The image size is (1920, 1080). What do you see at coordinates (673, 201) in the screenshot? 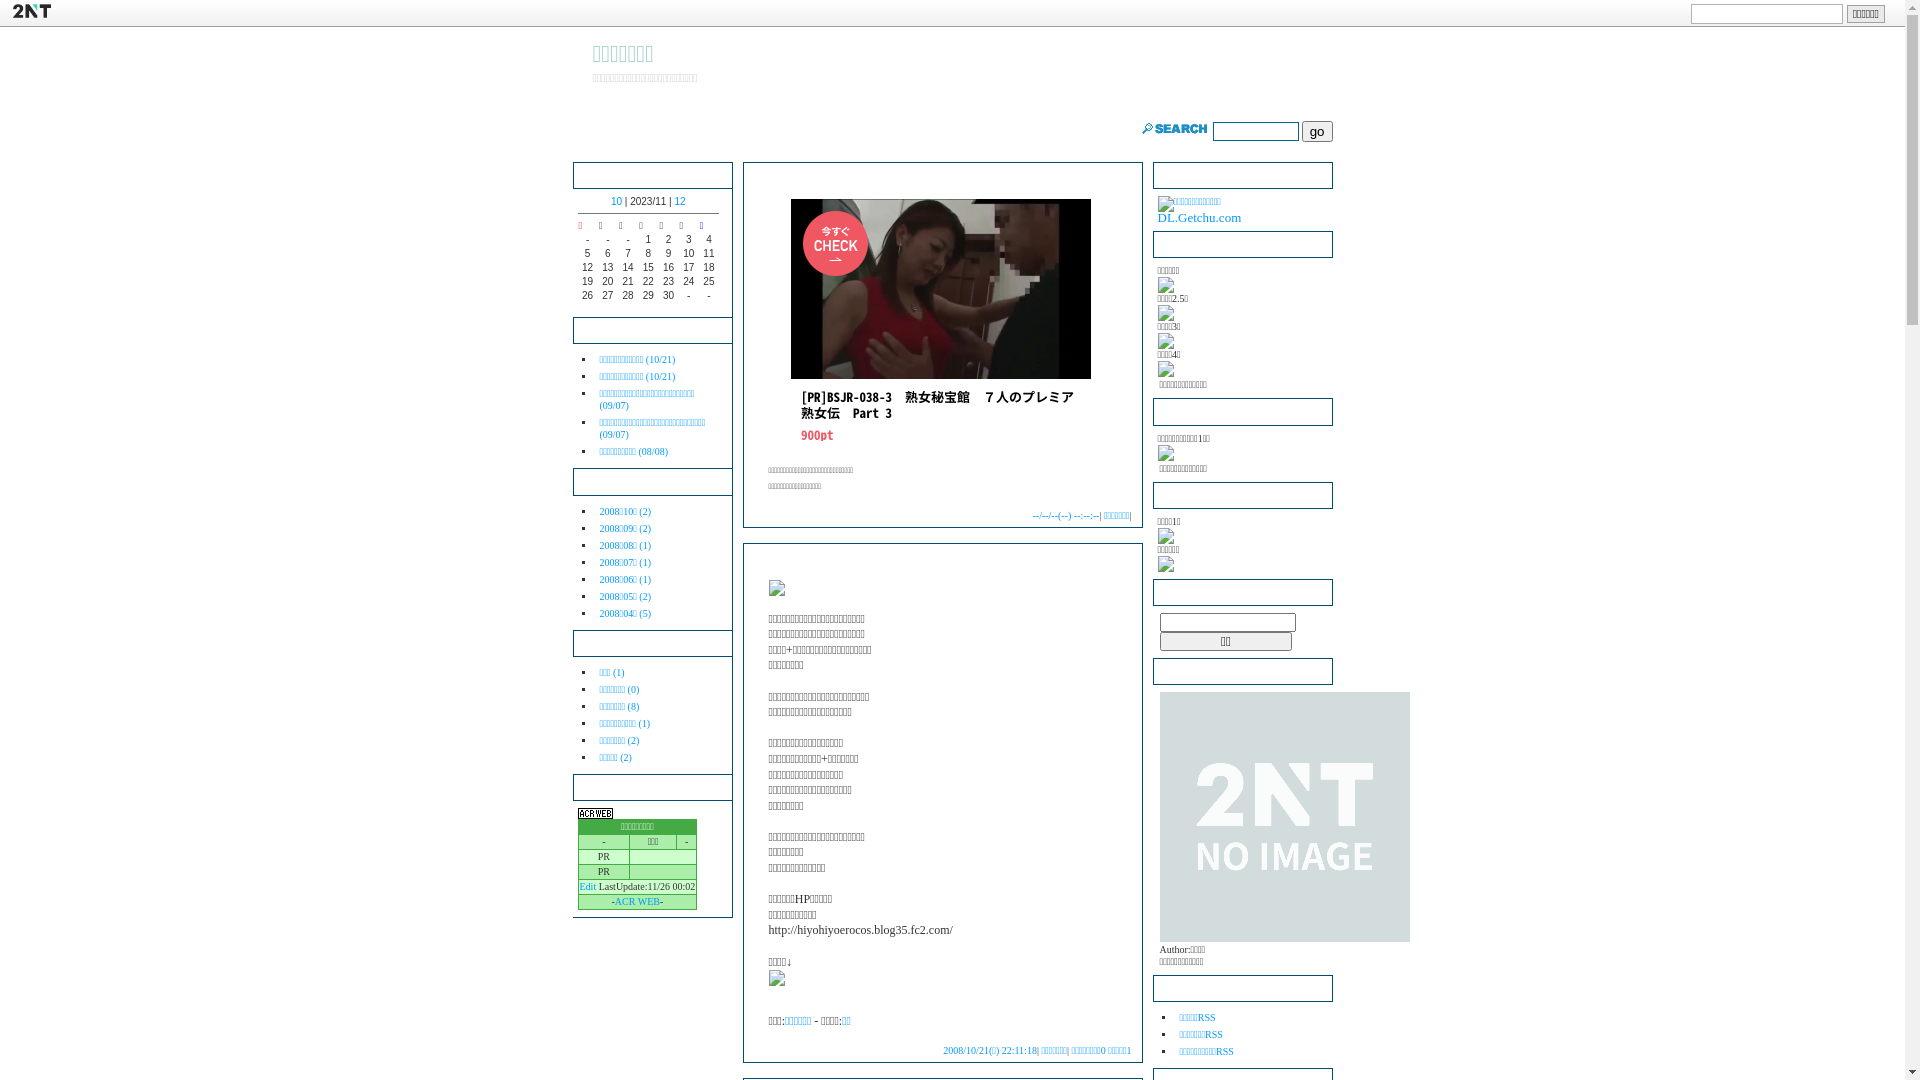
I see `'12'` at bounding box center [673, 201].